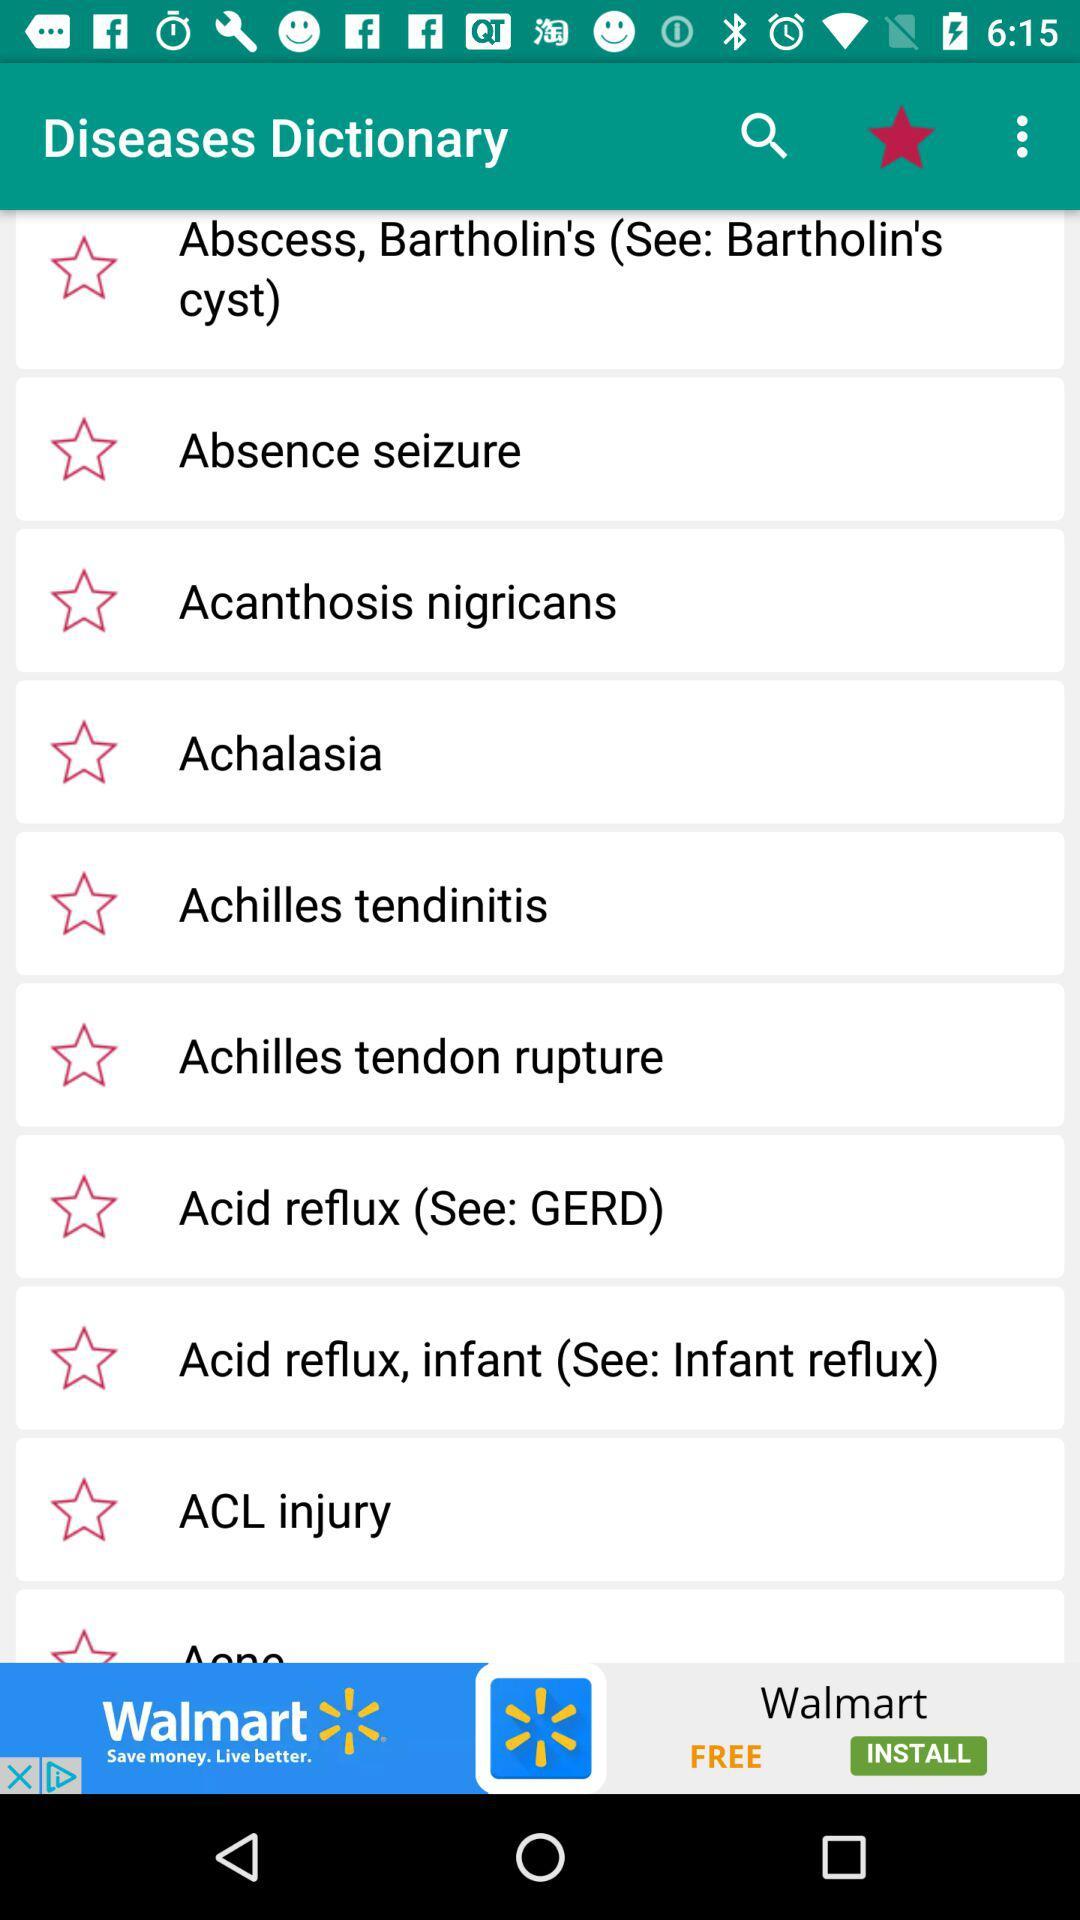  What do you see at coordinates (83, 1508) in the screenshot?
I see `star` at bounding box center [83, 1508].